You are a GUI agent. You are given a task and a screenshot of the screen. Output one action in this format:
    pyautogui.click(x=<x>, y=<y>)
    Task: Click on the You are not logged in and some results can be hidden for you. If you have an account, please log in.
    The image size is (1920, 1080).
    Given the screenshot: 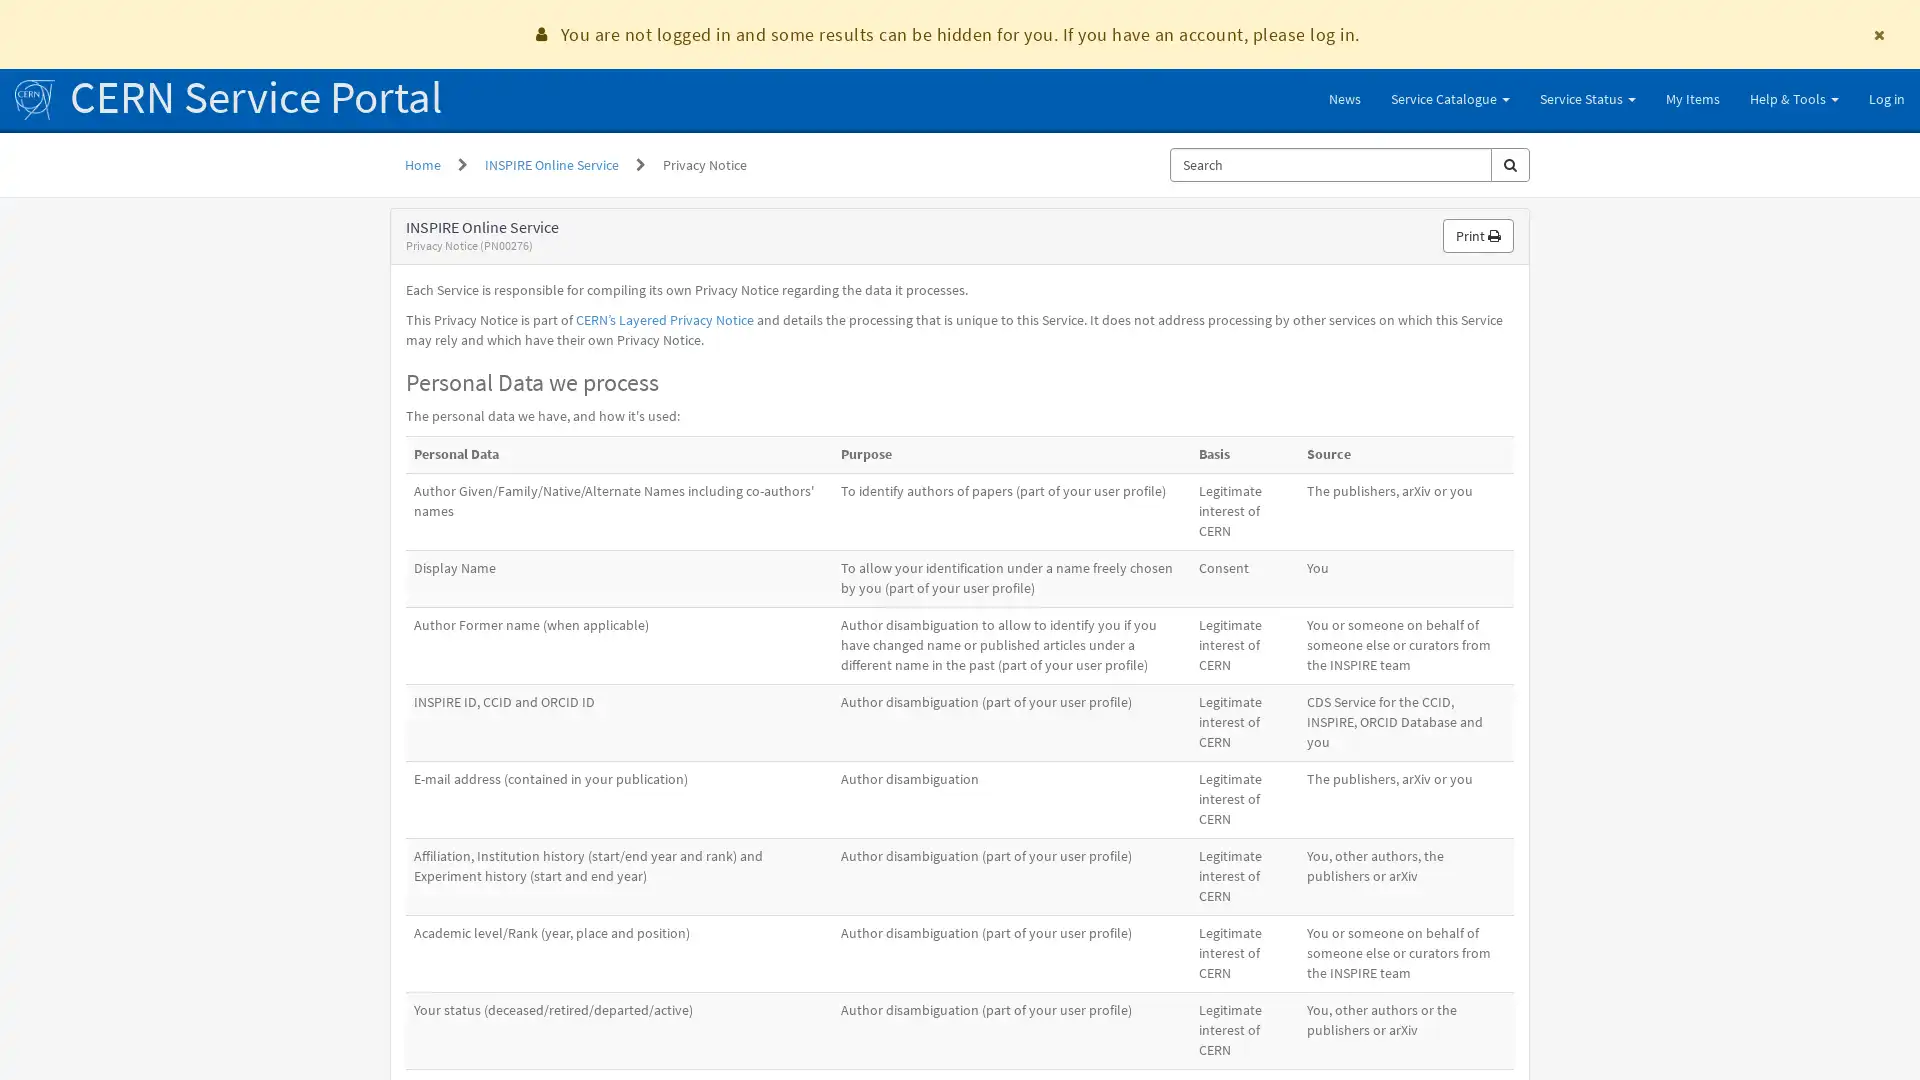 What is the action you would take?
    pyautogui.click(x=958, y=34)
    